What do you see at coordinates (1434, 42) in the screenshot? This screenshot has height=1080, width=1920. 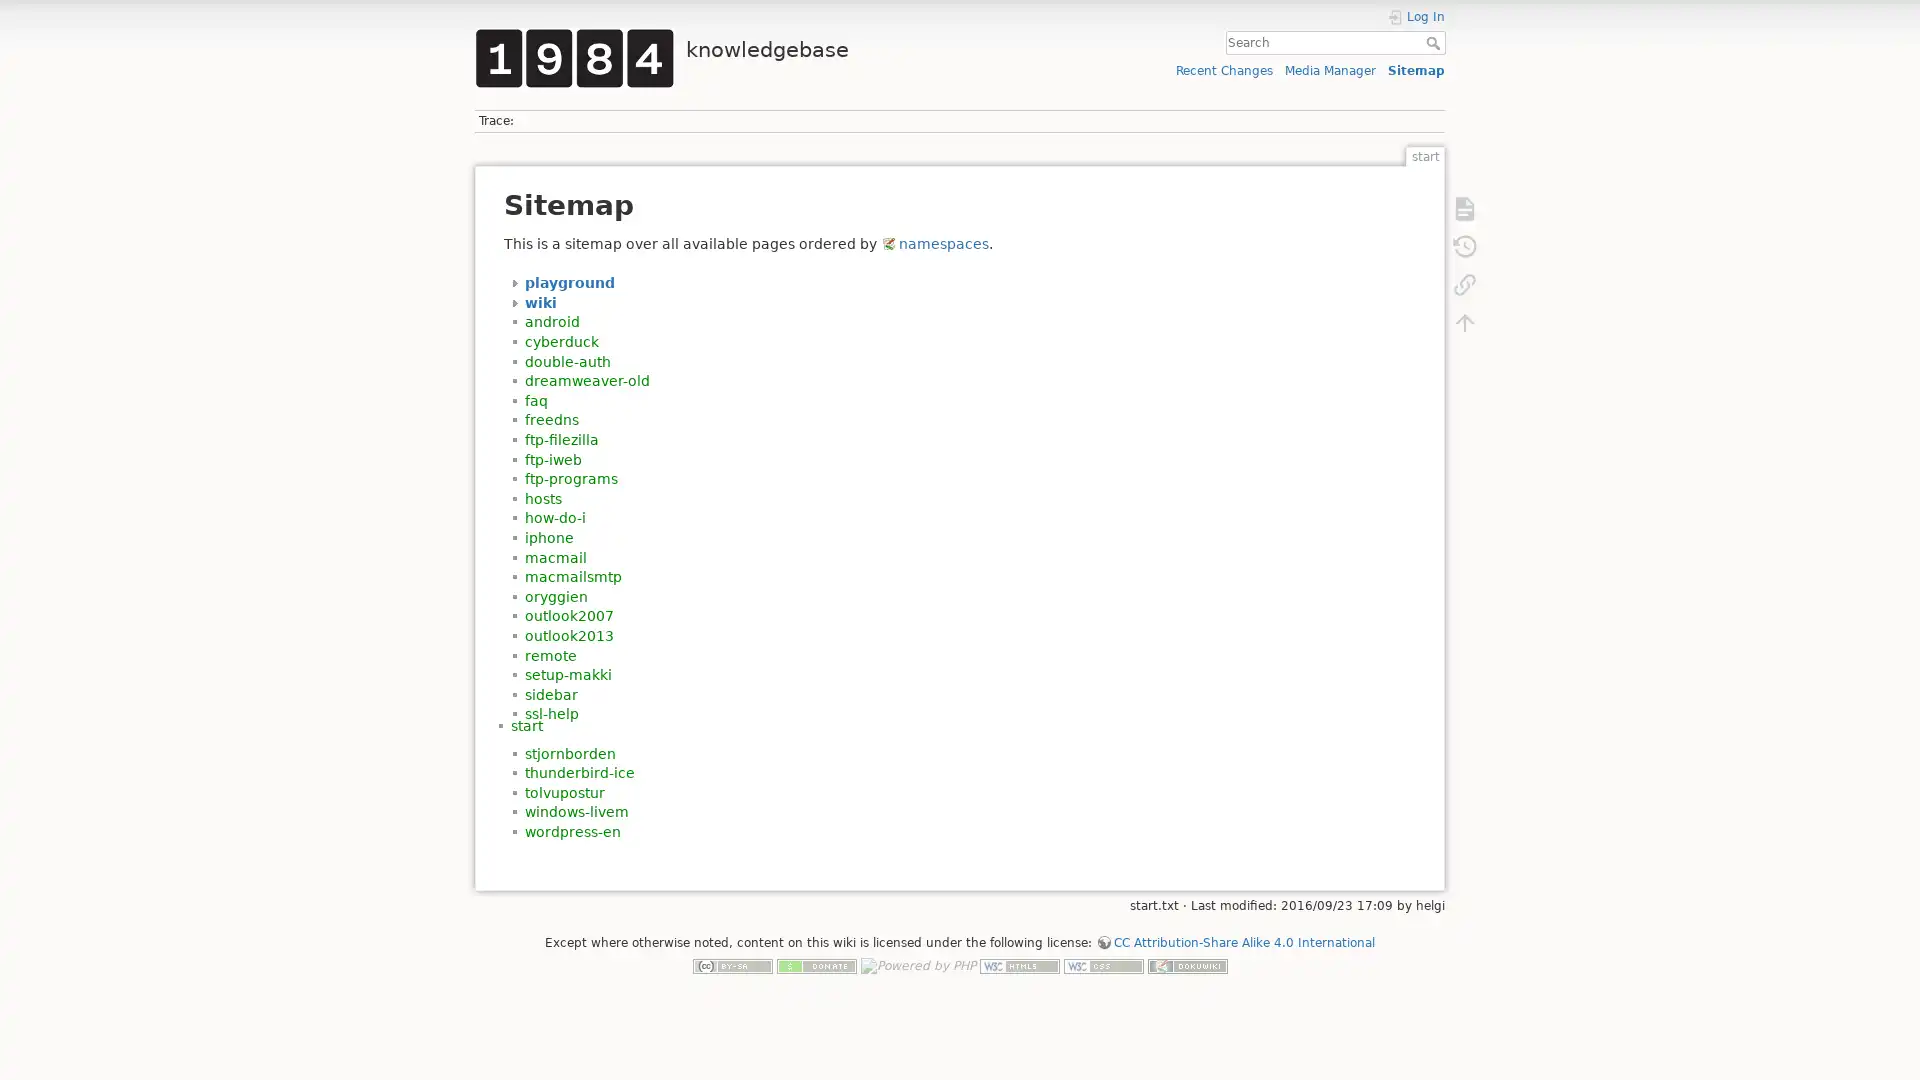 I see `Search` at bounding box center [1434, 42].